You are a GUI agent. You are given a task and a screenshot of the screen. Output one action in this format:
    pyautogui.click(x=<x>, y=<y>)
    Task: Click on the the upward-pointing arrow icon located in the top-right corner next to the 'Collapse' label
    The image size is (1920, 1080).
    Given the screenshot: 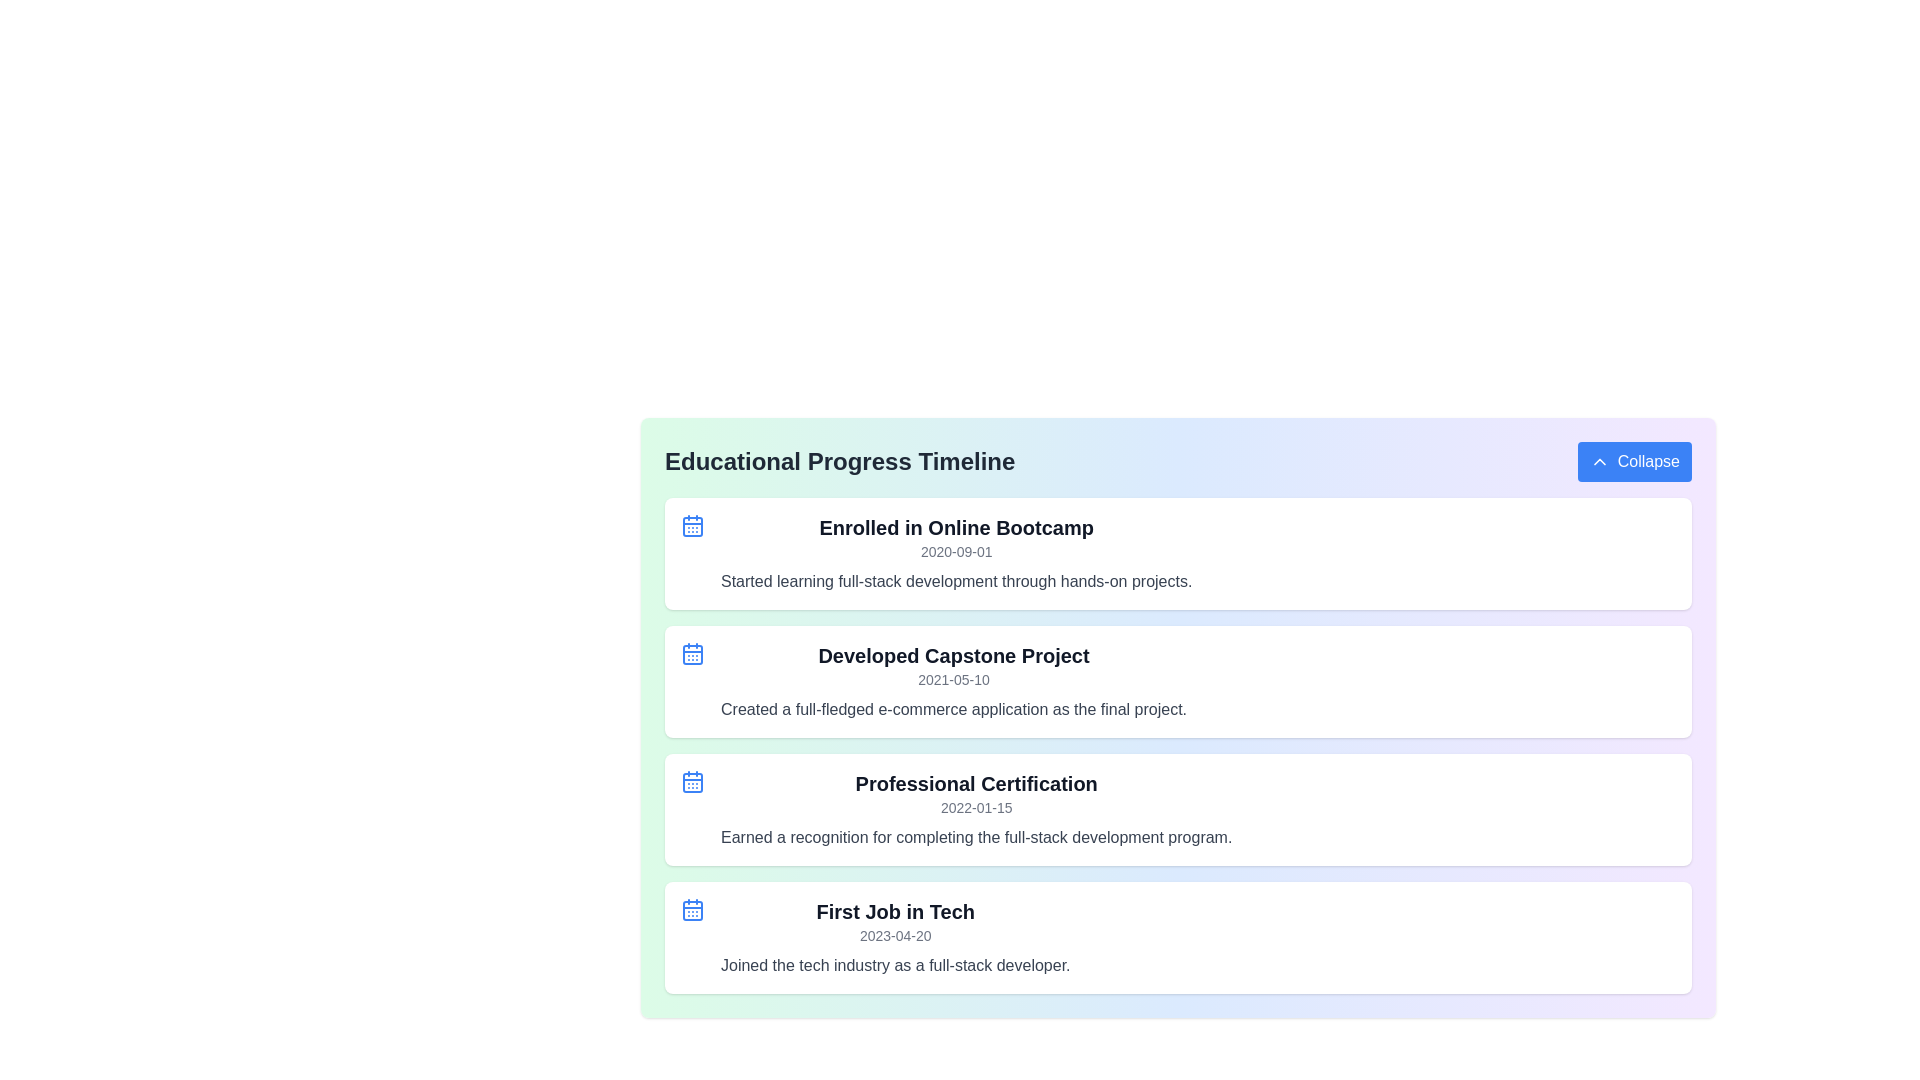 What is the action you would take?
    pyautogui.click(x=1598, y=462)
    